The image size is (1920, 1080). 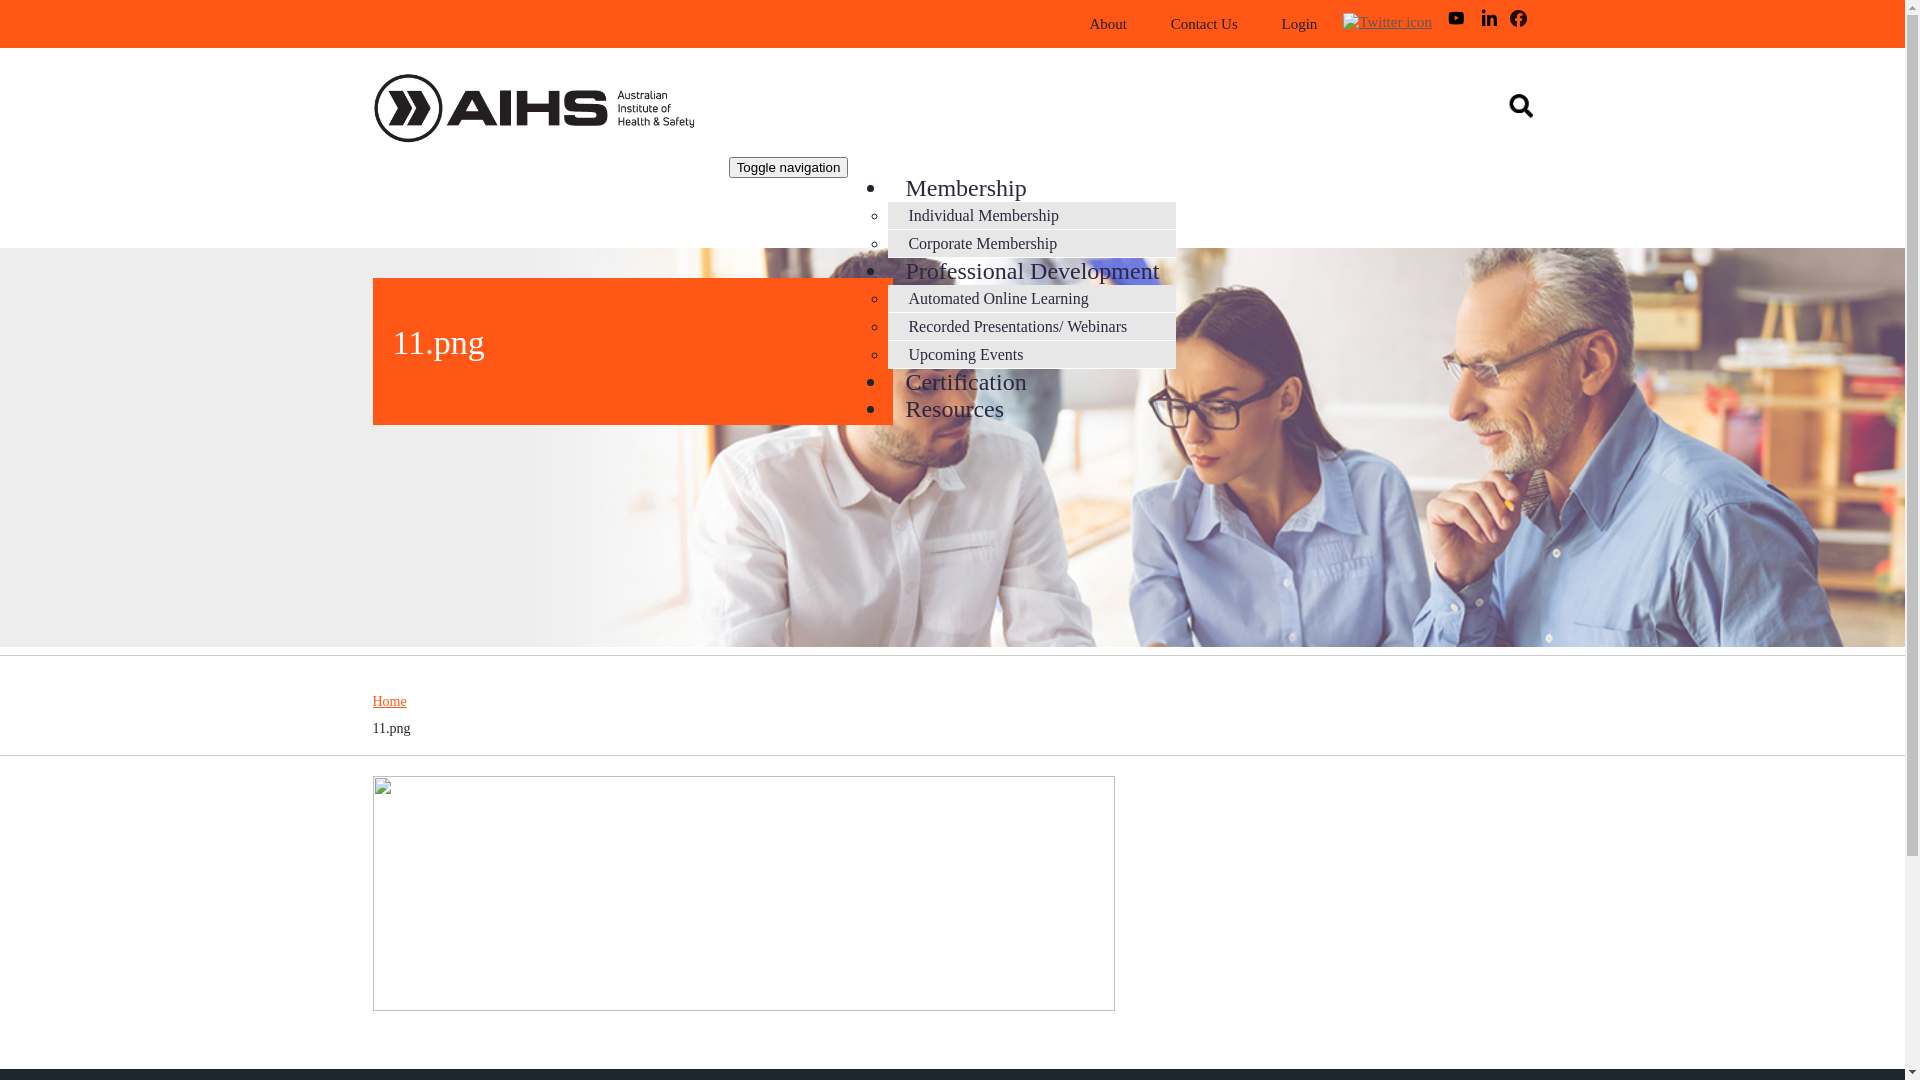 What do you see at coordinates (965, 188) in the screenshot?
I see `'Membership'` at bounding box center [965, 188].